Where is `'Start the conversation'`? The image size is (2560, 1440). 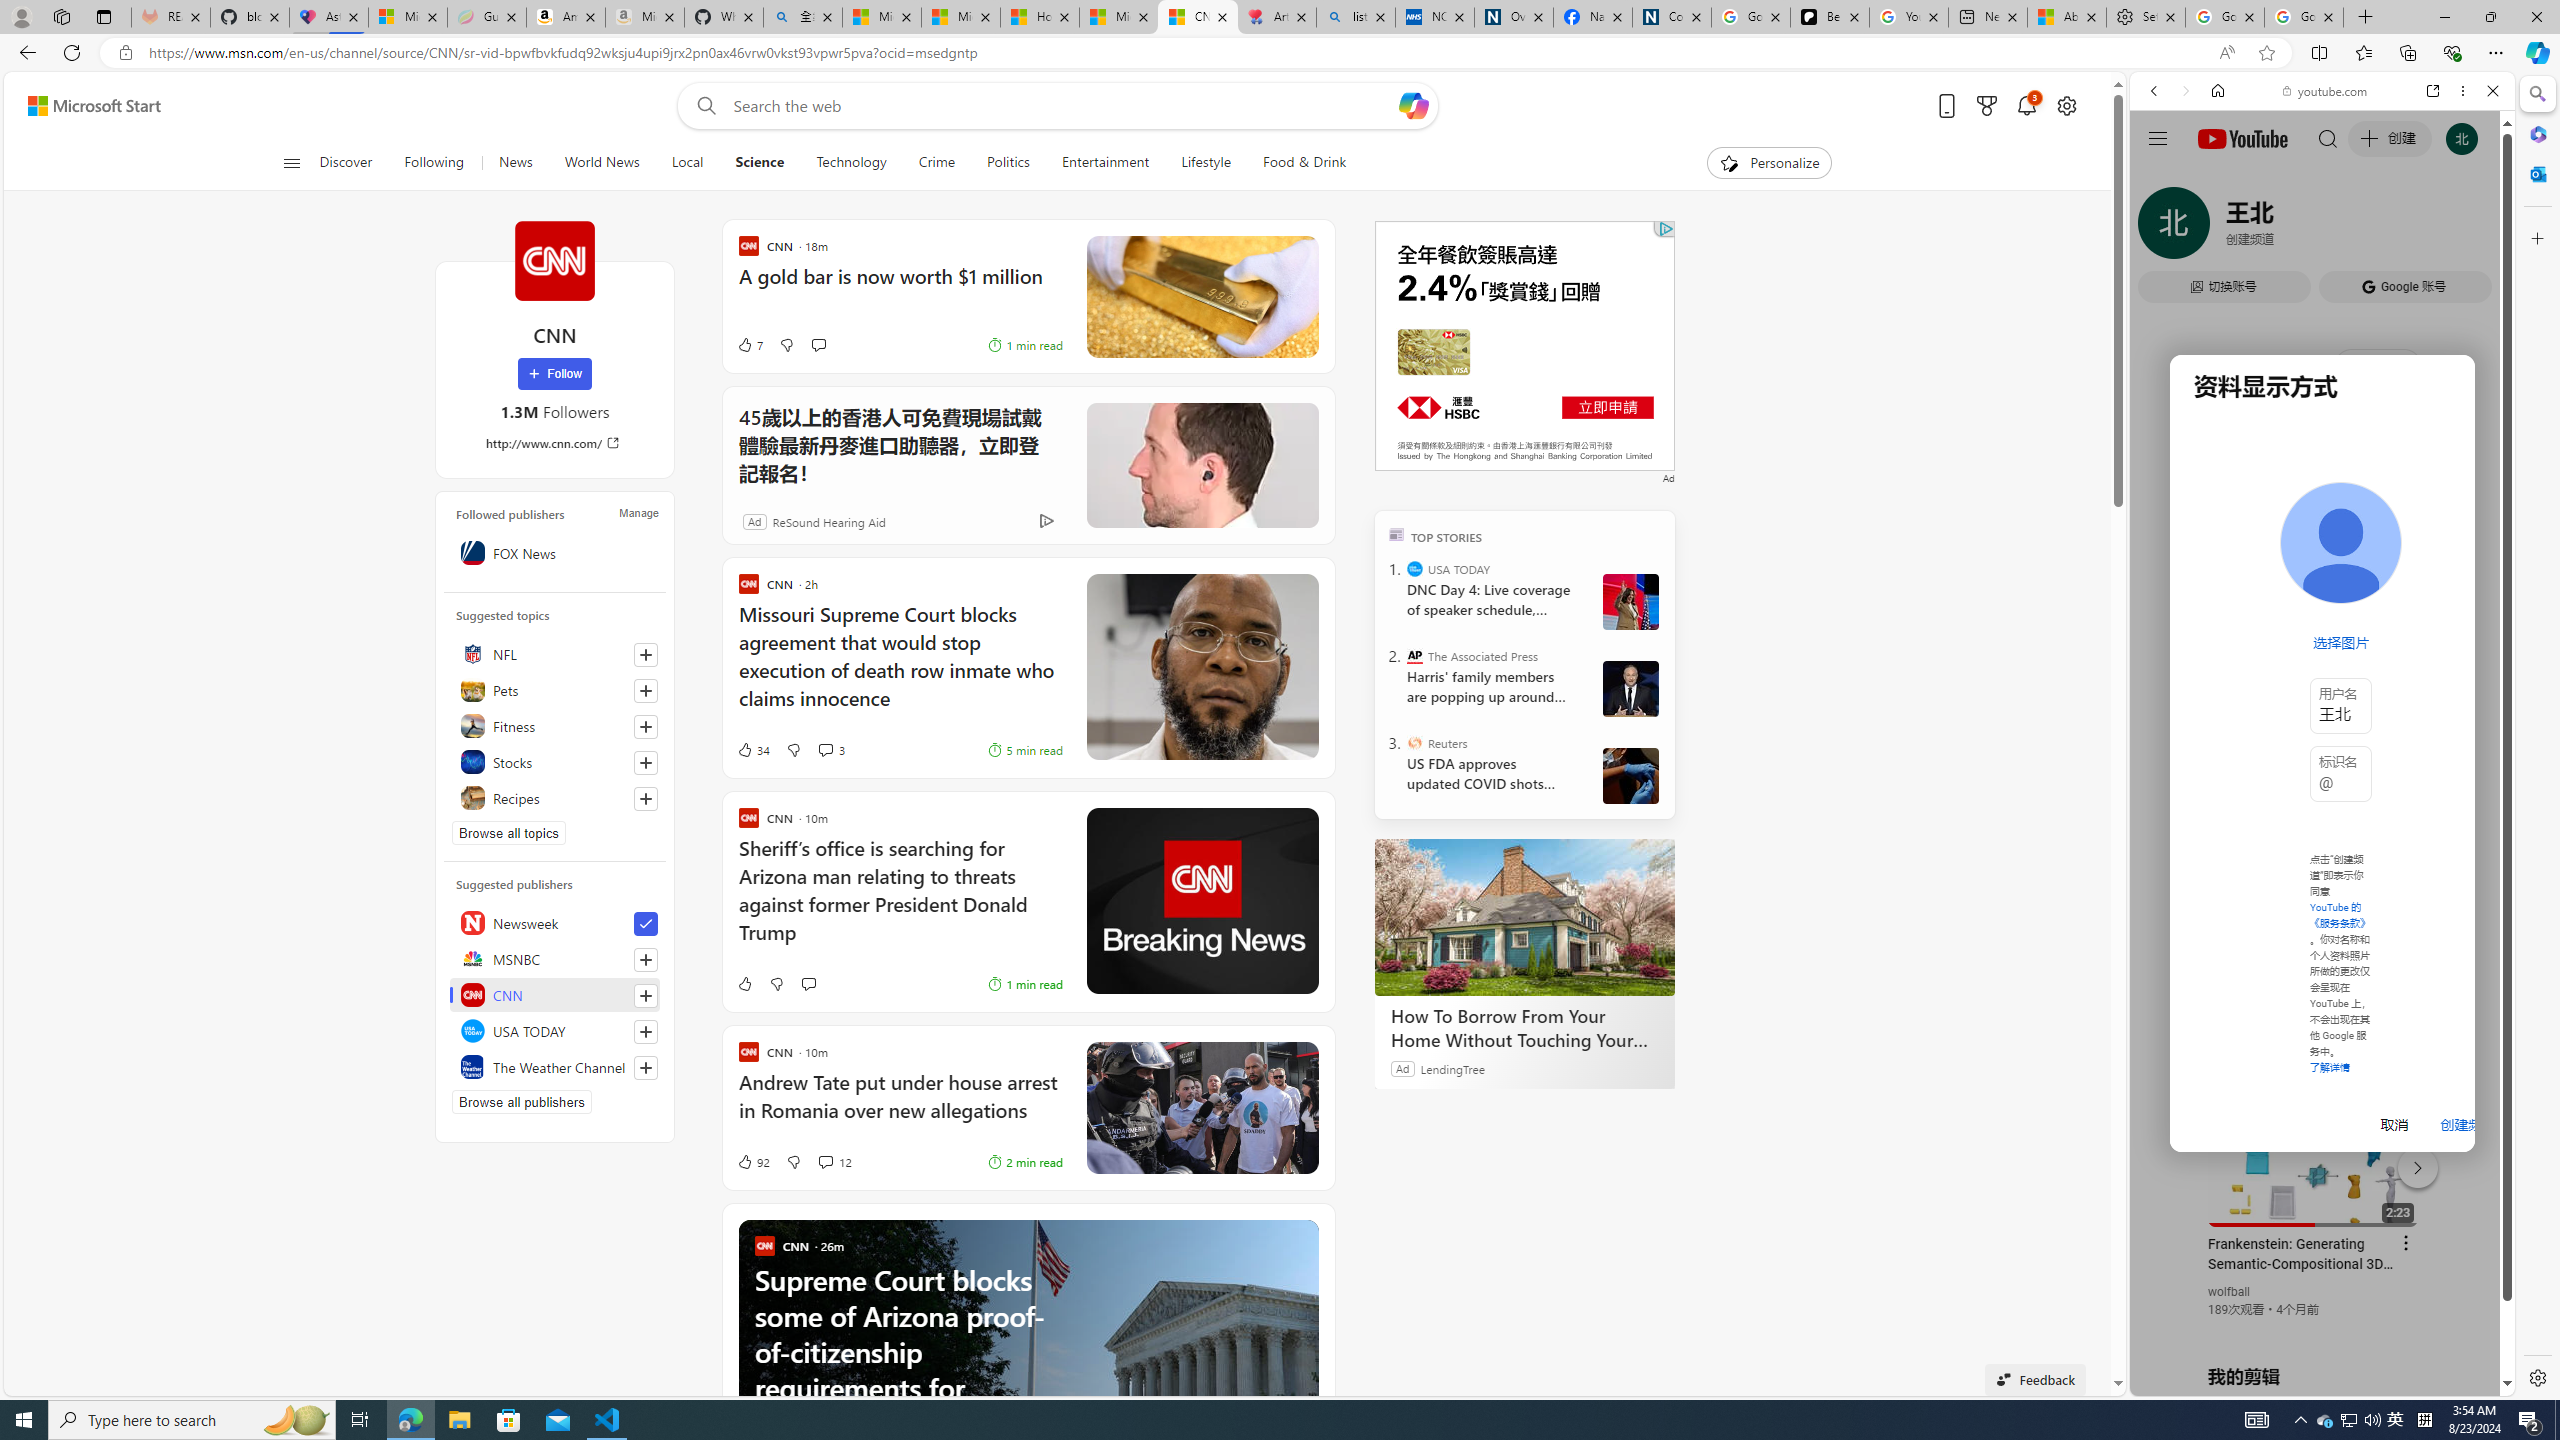 'Start the conversation' is located at coordinates (807, 984).